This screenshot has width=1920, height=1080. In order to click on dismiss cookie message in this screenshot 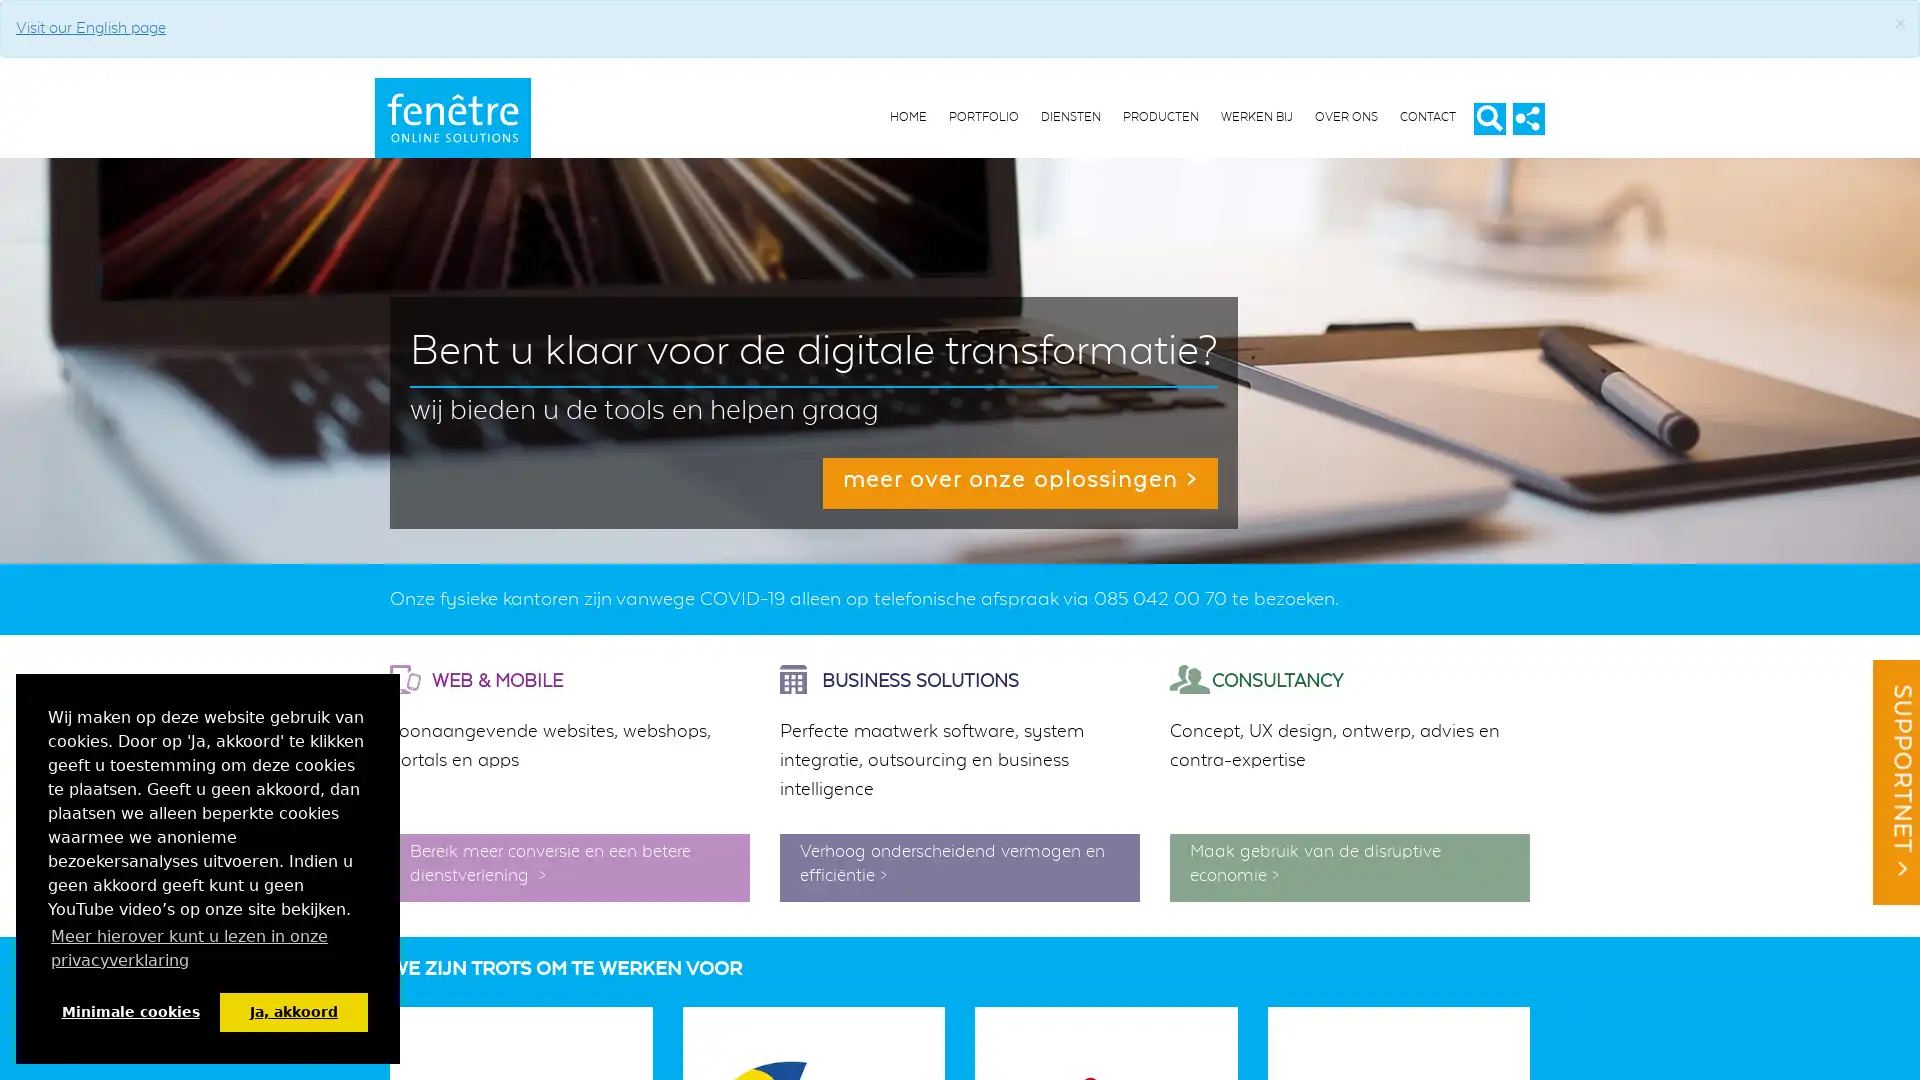, I will do `click(129, 1011)`.